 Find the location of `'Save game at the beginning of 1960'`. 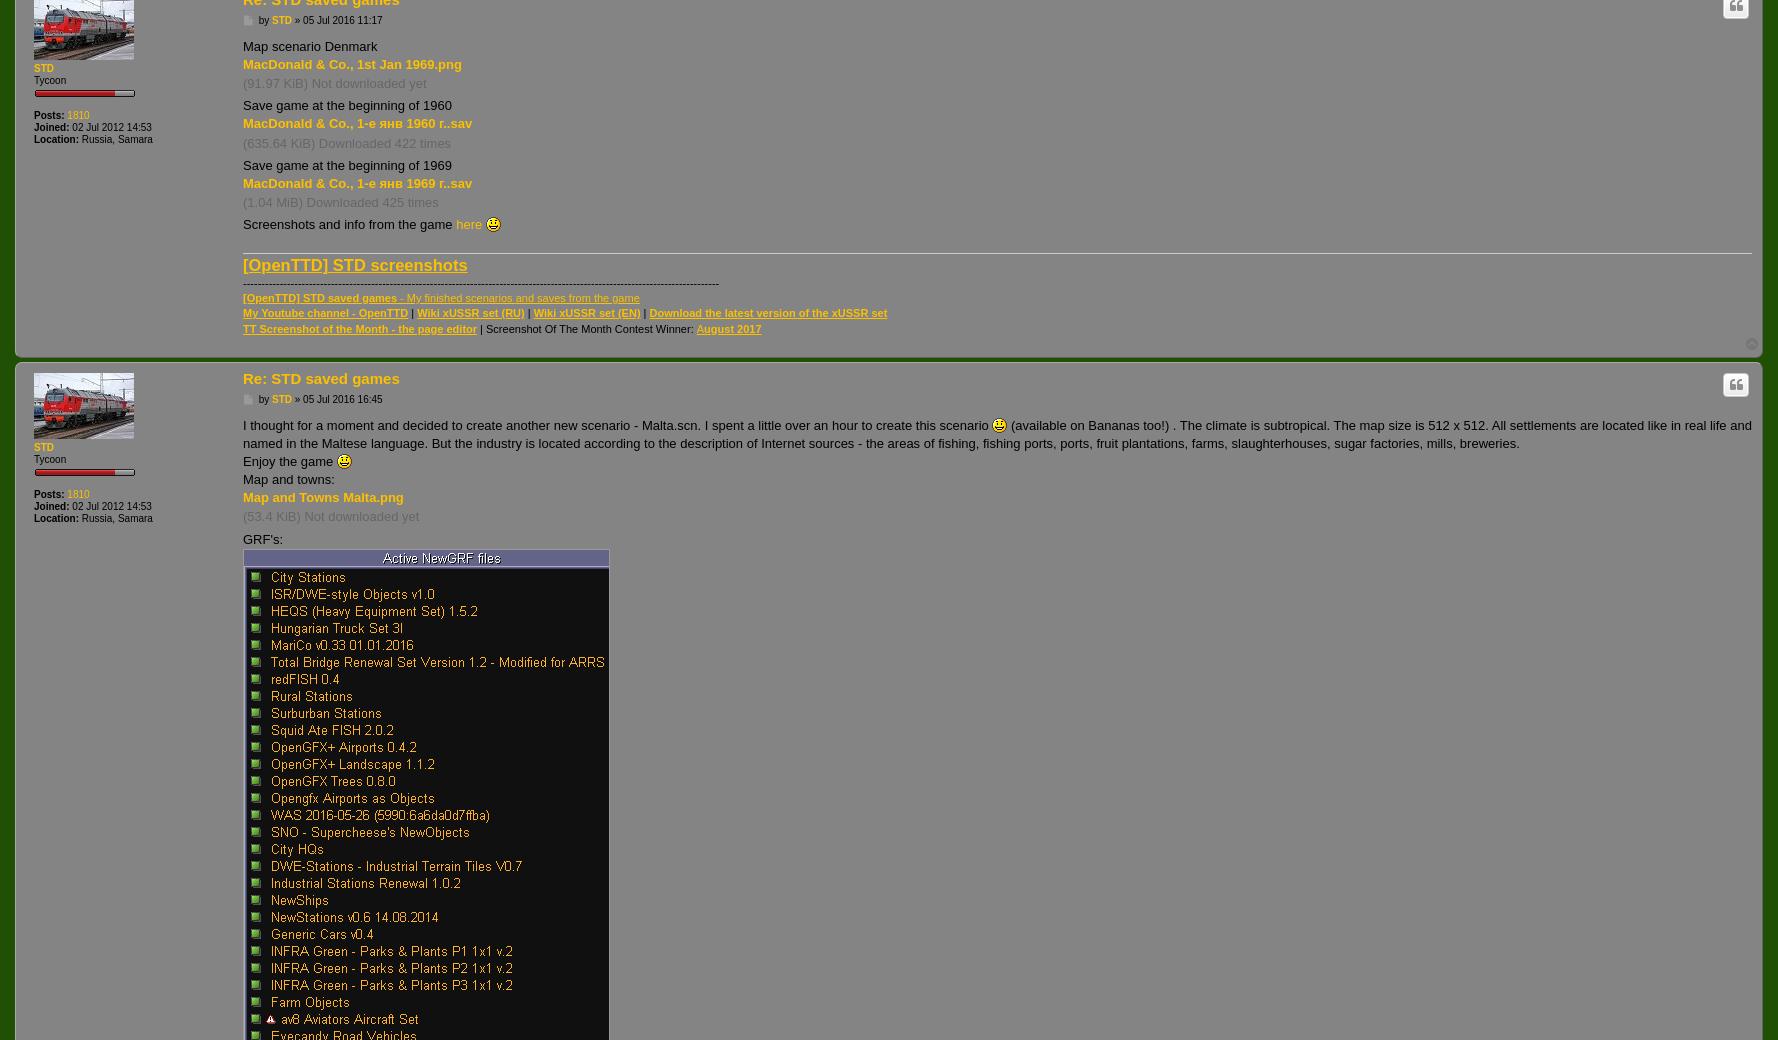

'Save game at the beginning of 1960' is located at coordinates (242, 104).